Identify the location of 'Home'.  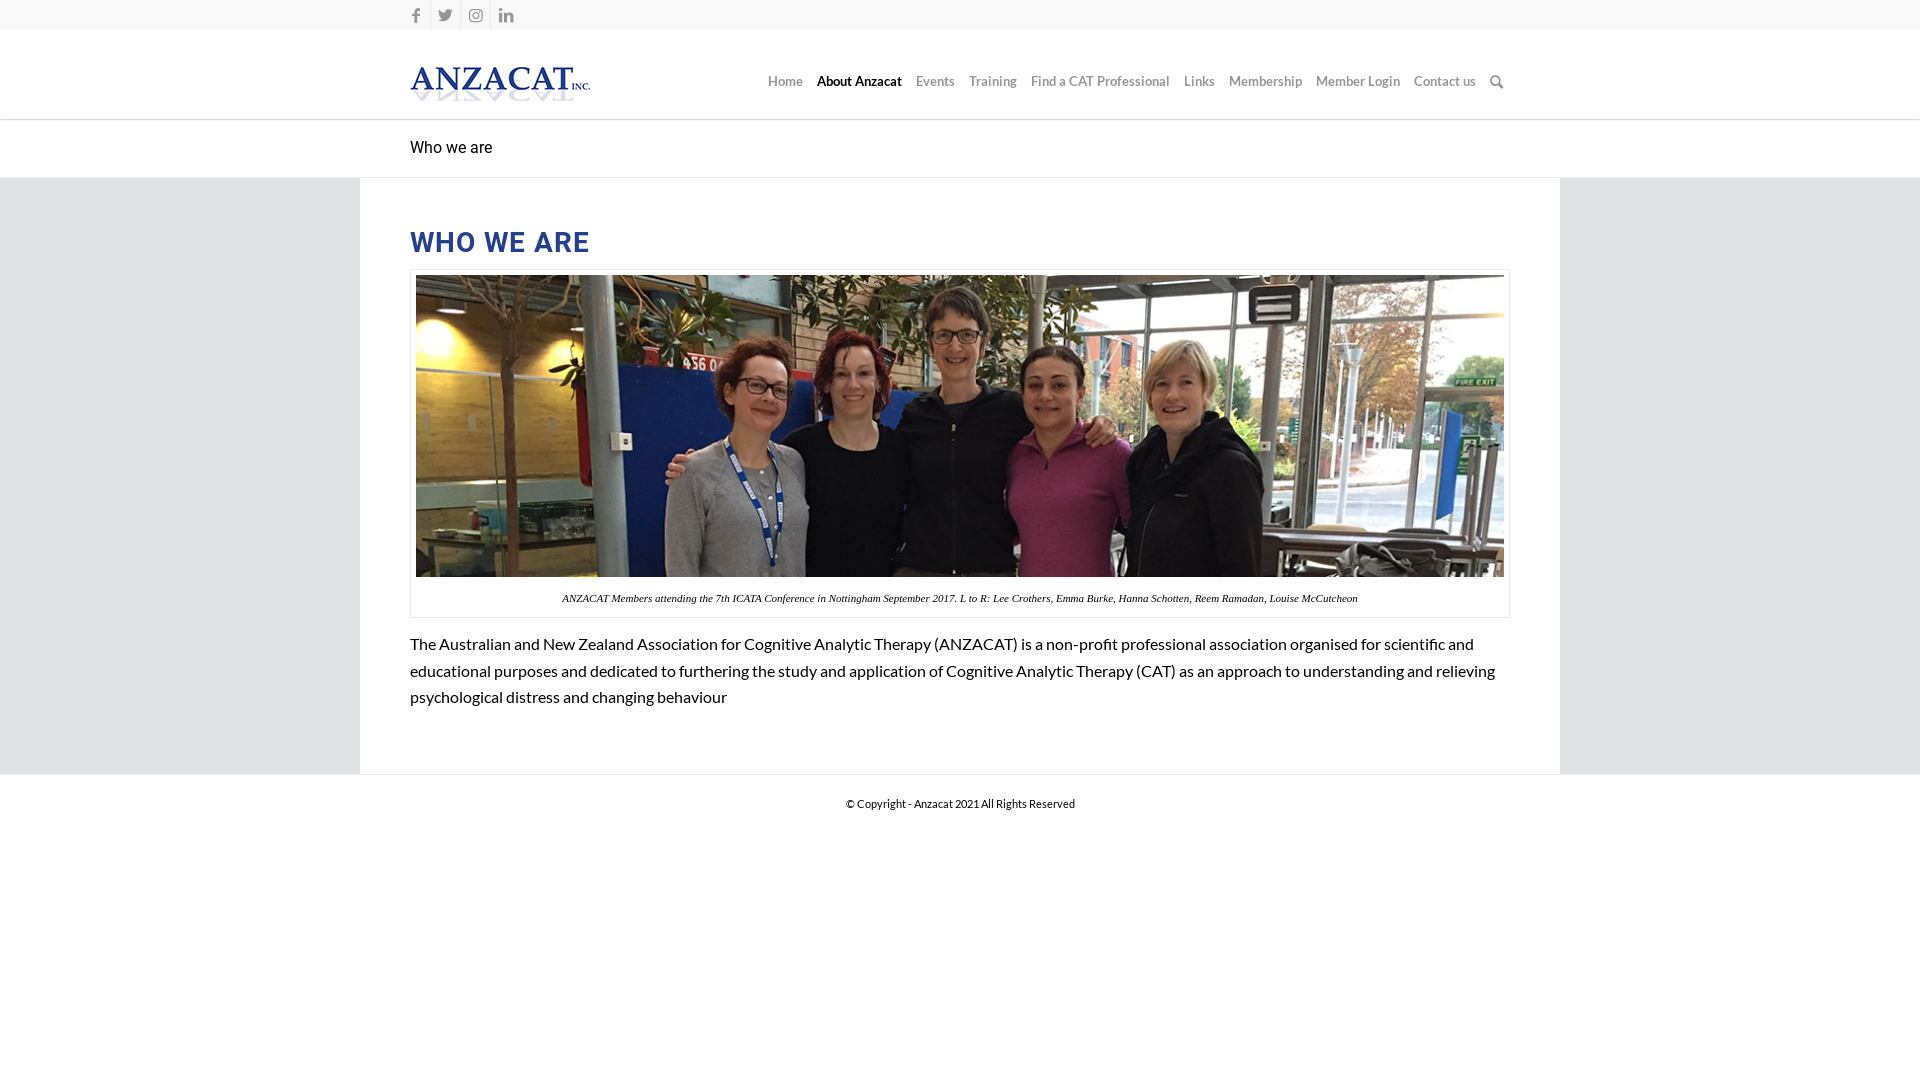
(760, 80).